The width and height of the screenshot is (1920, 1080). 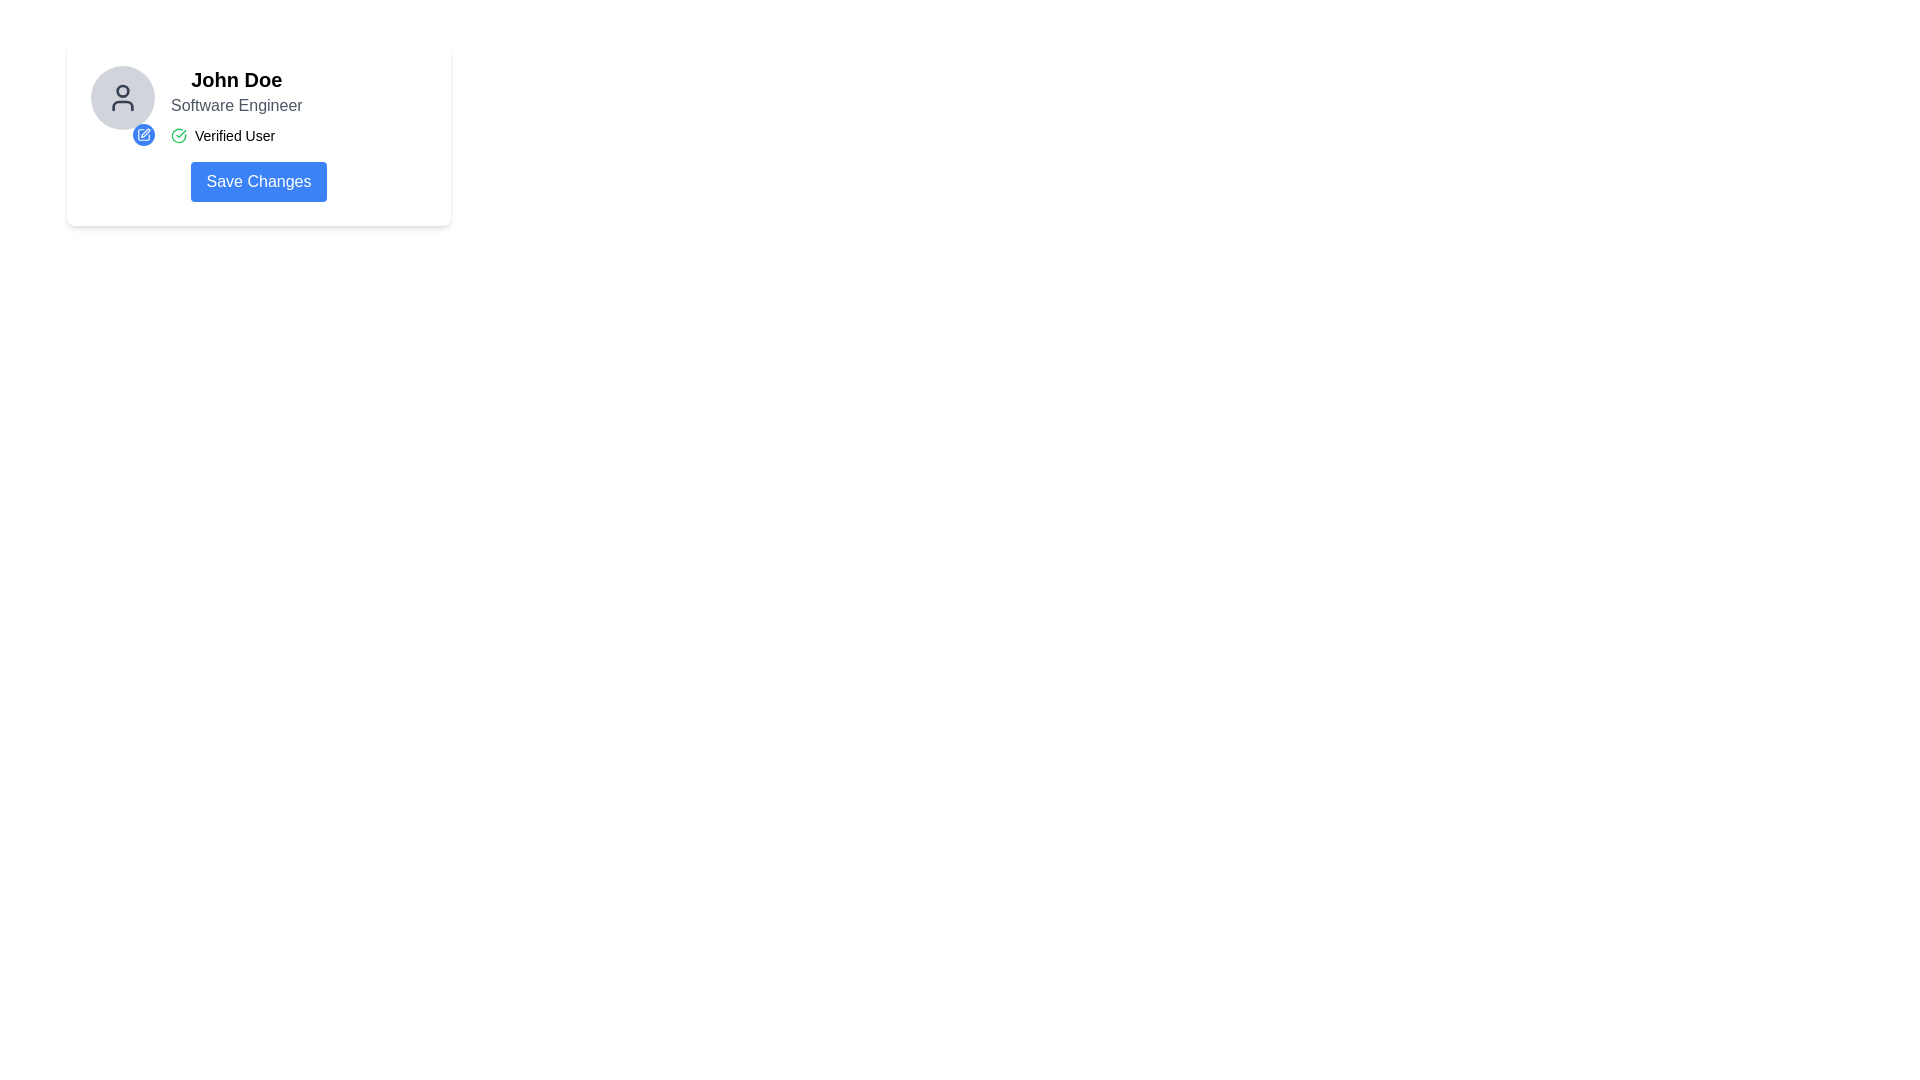 What do you see at coordinates (122, 91) in the screenshot?
I see `the Circle graphic representing the head of the user profile icon in the SVG, located on the left side of the displayed user name and role` at bounding box center [122, 91].